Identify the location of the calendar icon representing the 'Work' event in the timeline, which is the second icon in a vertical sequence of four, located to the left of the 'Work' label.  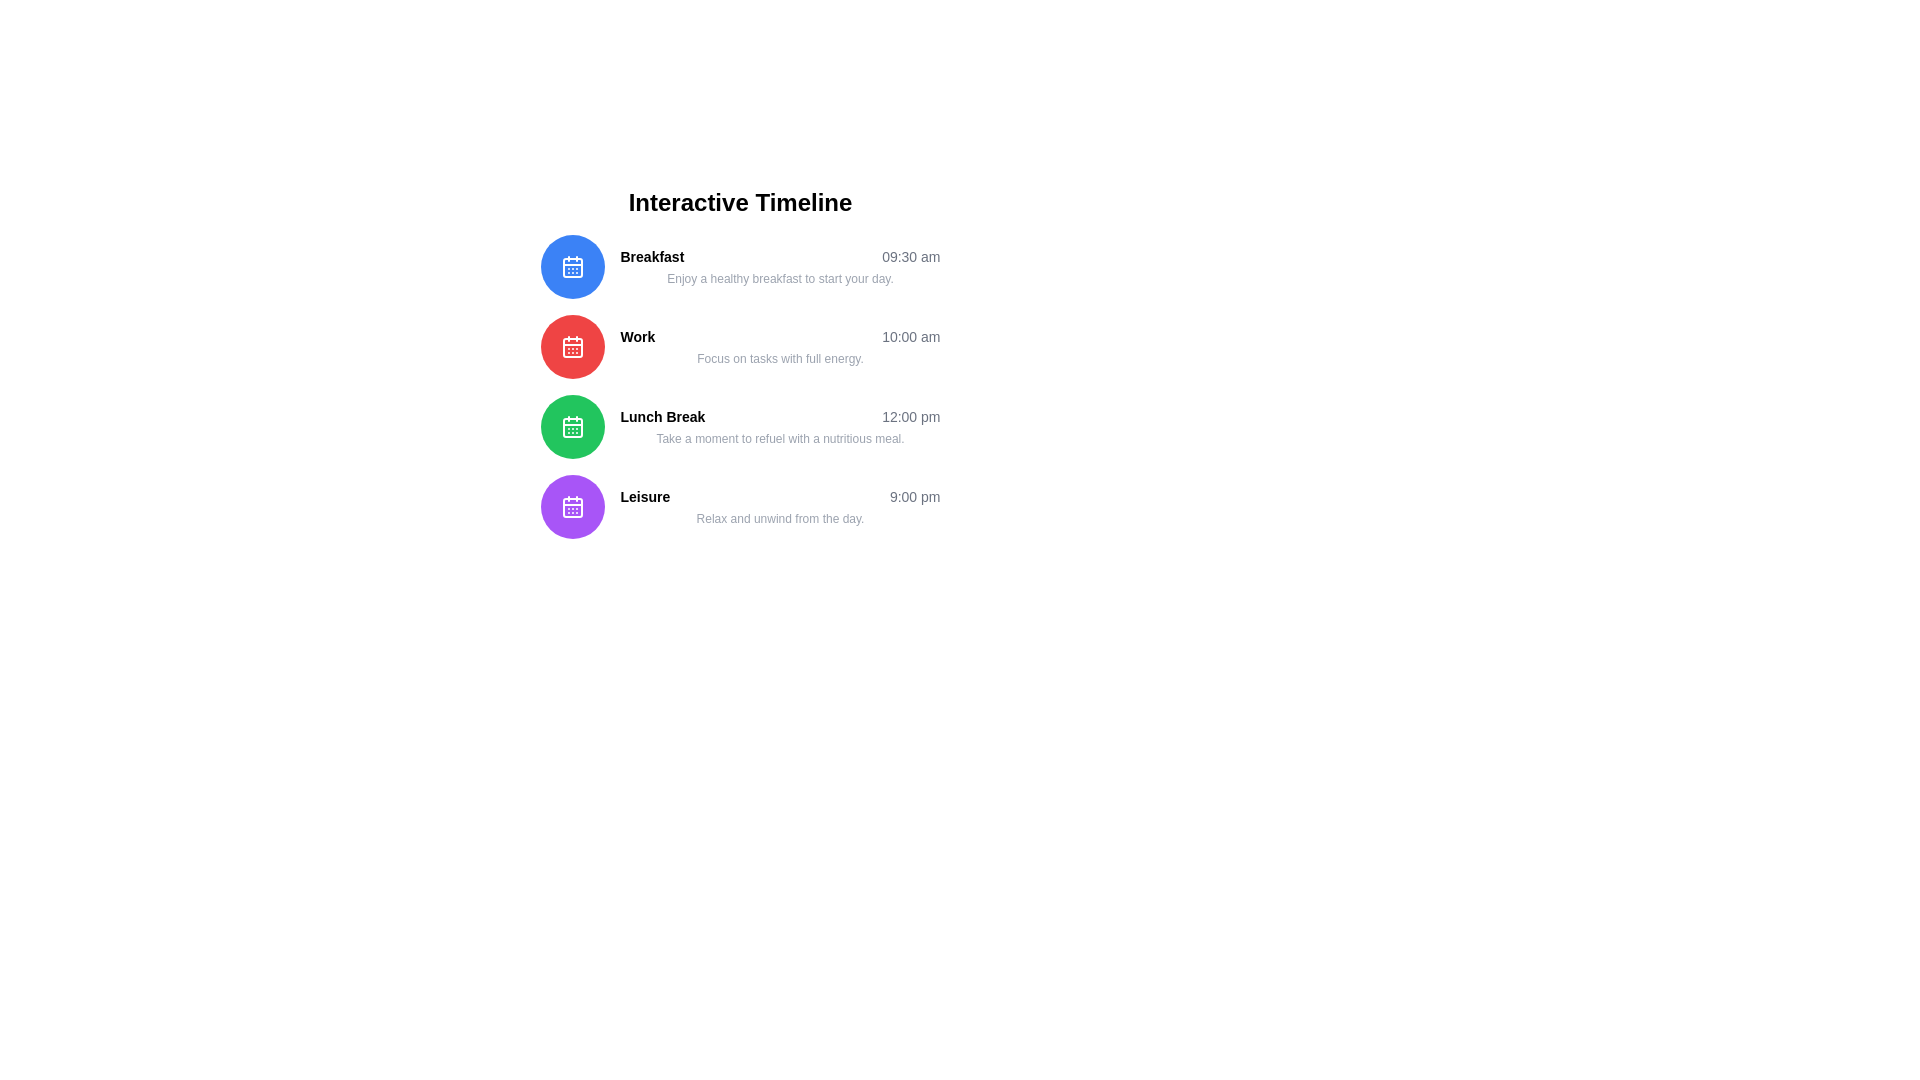
(571, 346).